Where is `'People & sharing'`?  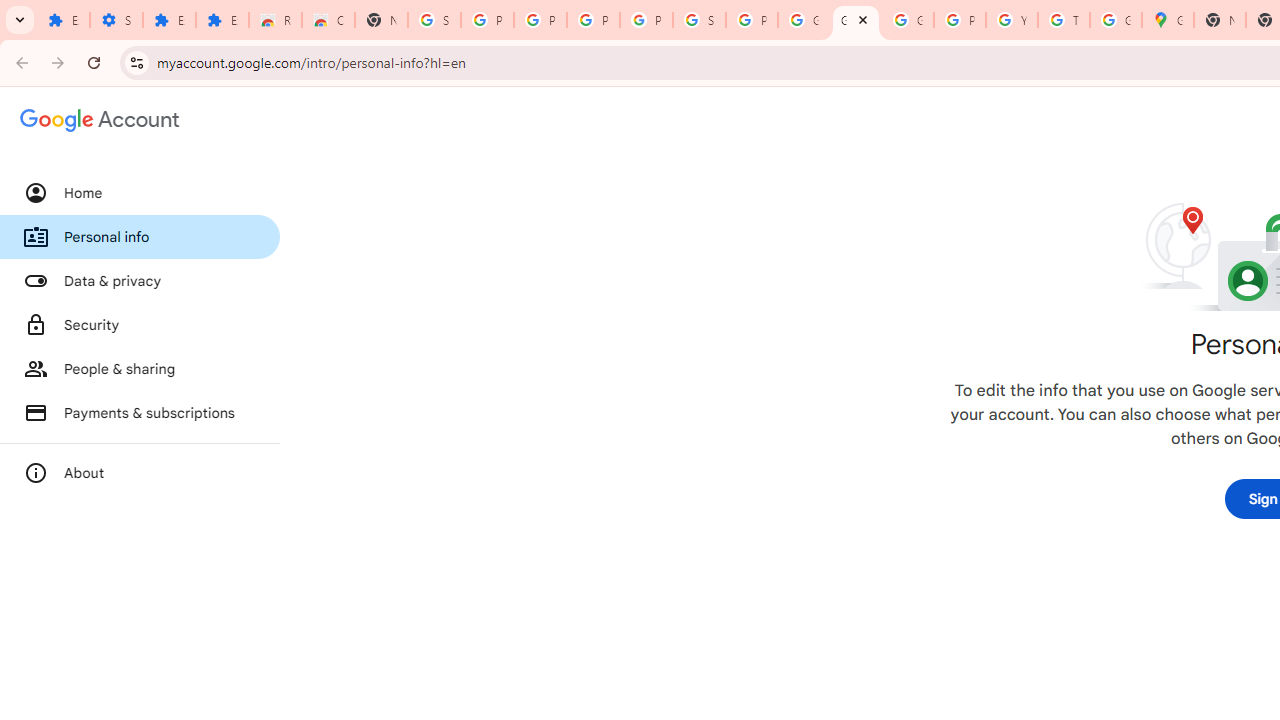
'People & sharing' is located at coordinates (139, 368).